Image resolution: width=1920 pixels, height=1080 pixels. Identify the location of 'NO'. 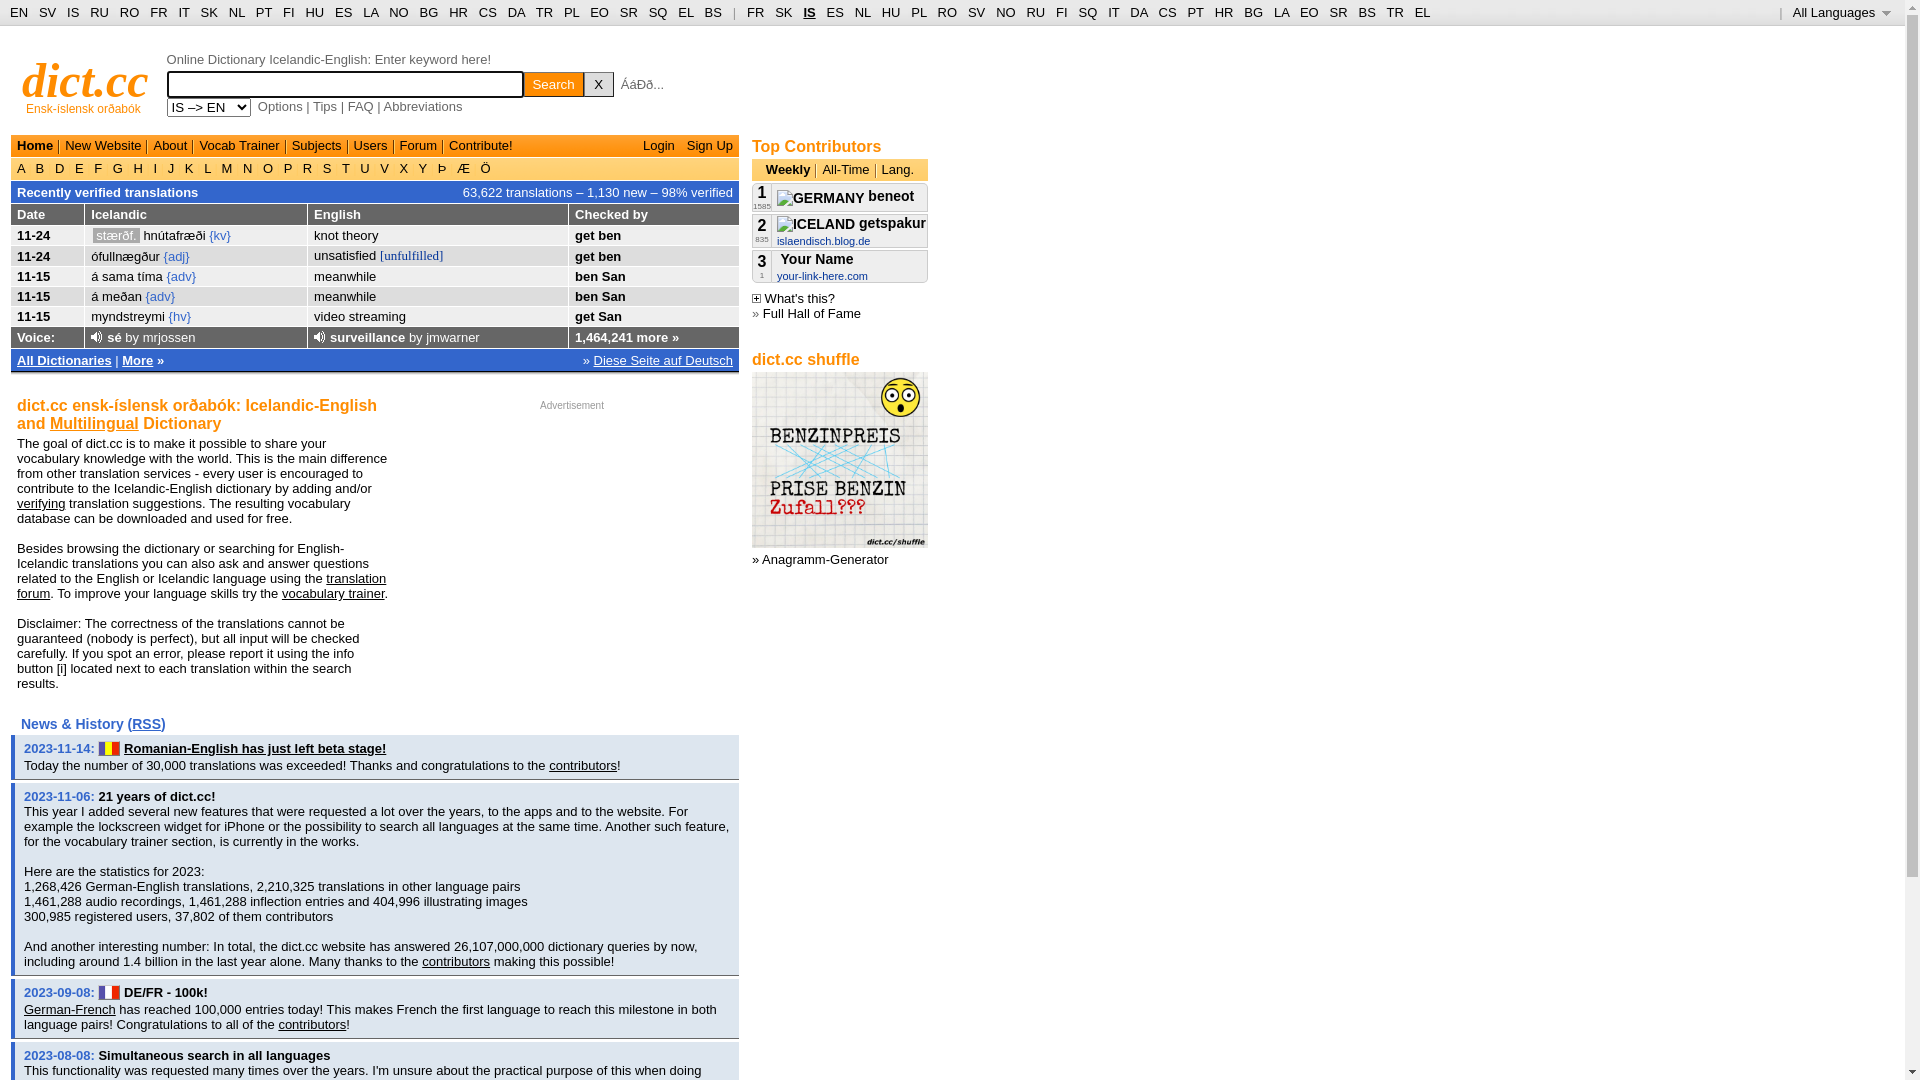
(1006, 12).